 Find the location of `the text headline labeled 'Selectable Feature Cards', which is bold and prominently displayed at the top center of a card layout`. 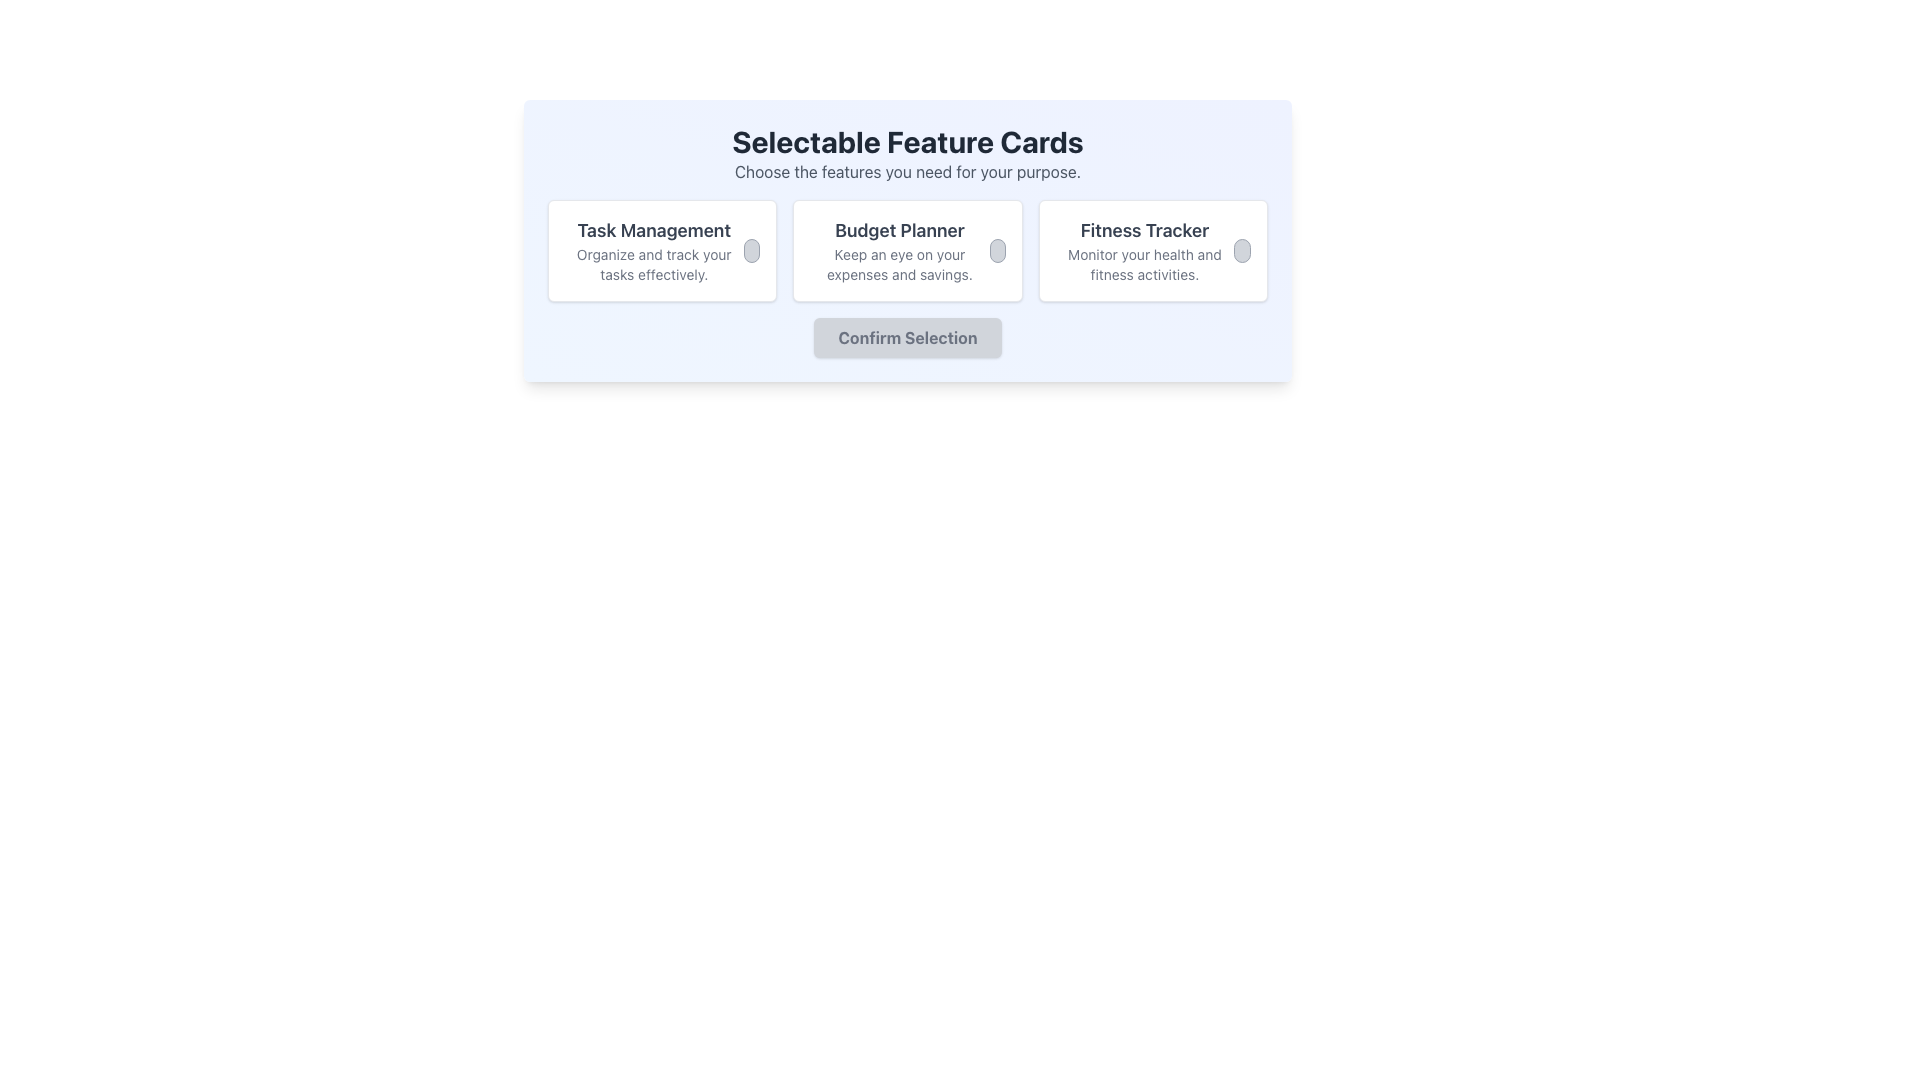

the text headline labeled 'Selectable Feature Cards', which is bold and prominently displayed at the top center of a card layout is located at coordinates (906, 141).